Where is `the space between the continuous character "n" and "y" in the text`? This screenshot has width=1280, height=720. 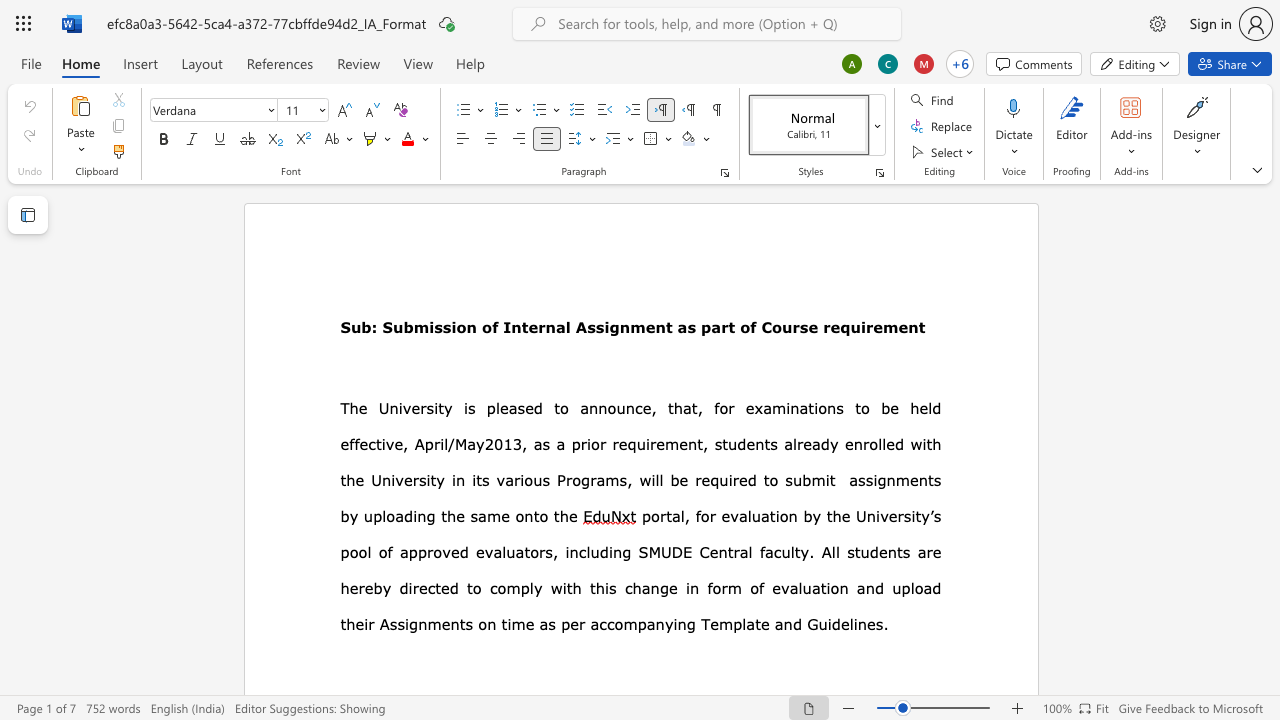
the space between the continuous character "n" and "y" in the text is located at coordinates (664, 623).